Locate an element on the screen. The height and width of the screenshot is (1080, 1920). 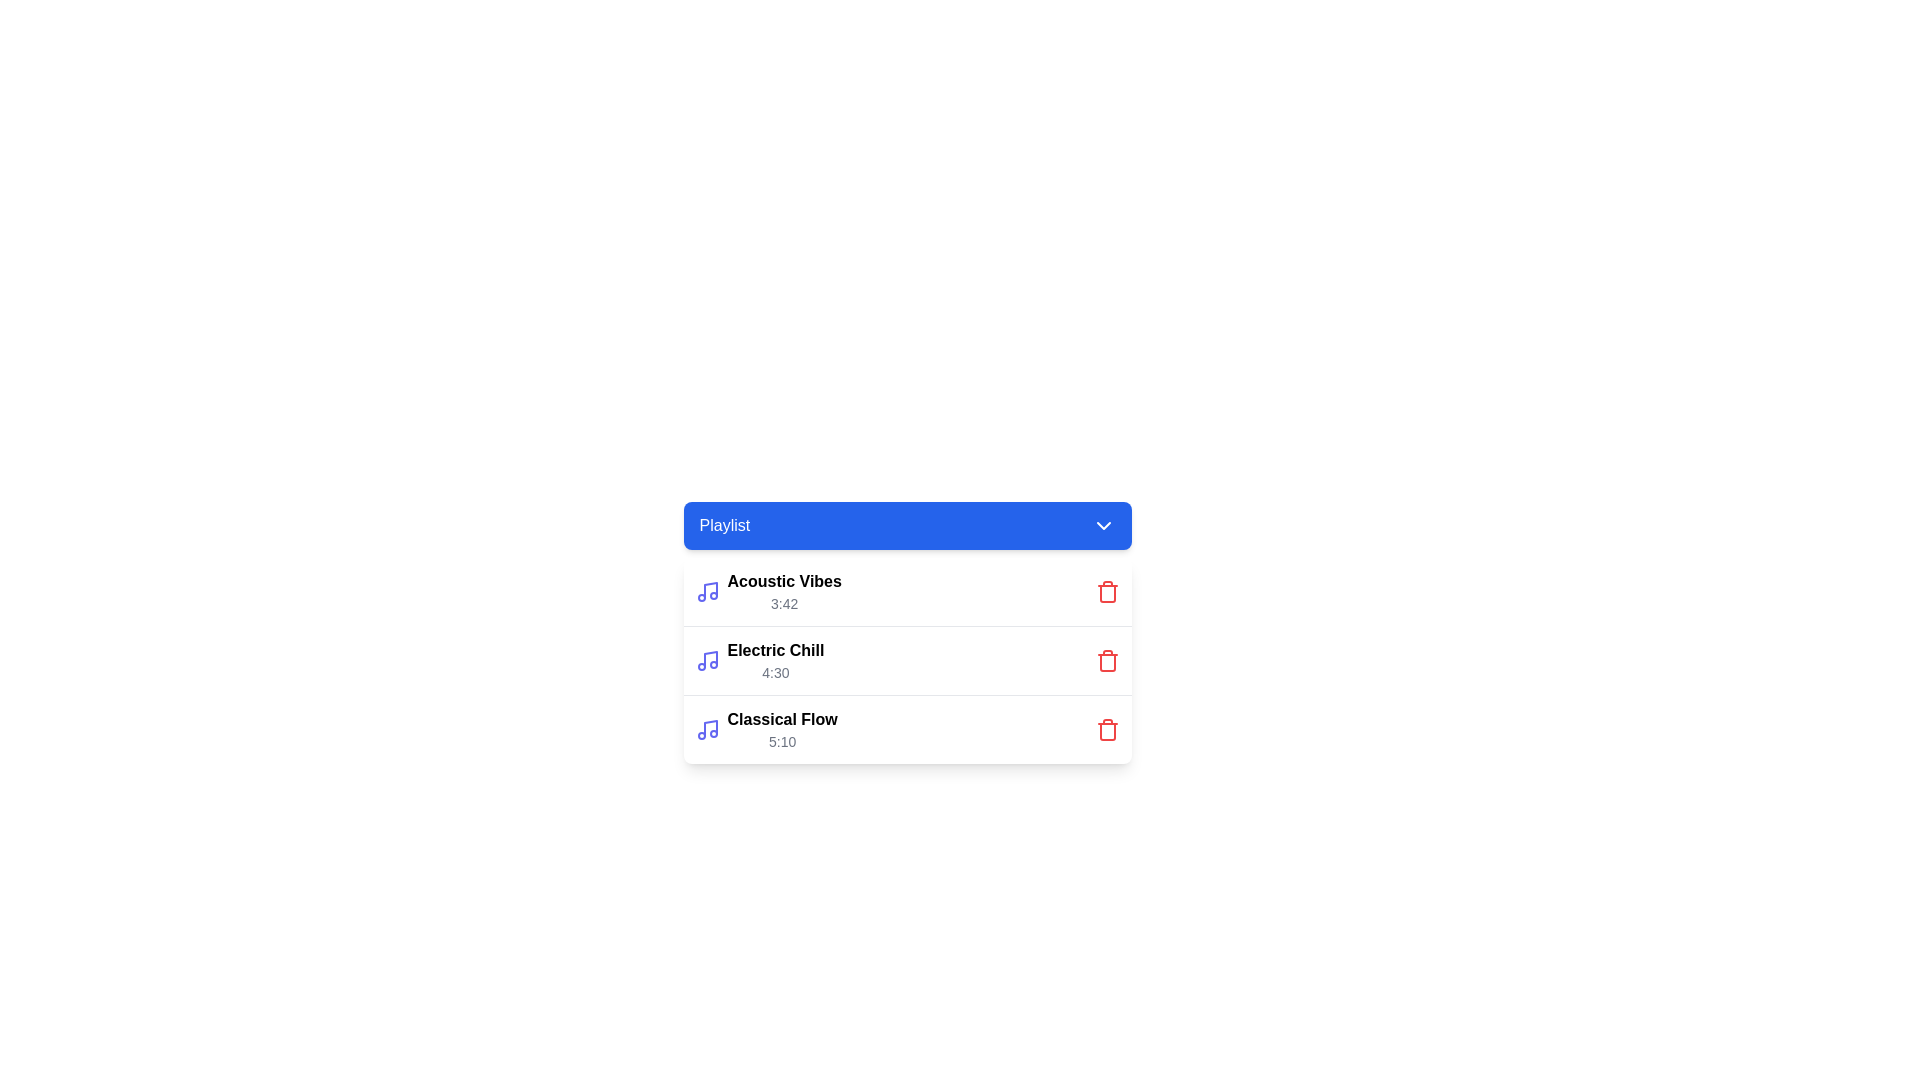
the downwards-pointing chevron icon located to the right of the text 'Playlist' is located at coordinates (1102, 524).